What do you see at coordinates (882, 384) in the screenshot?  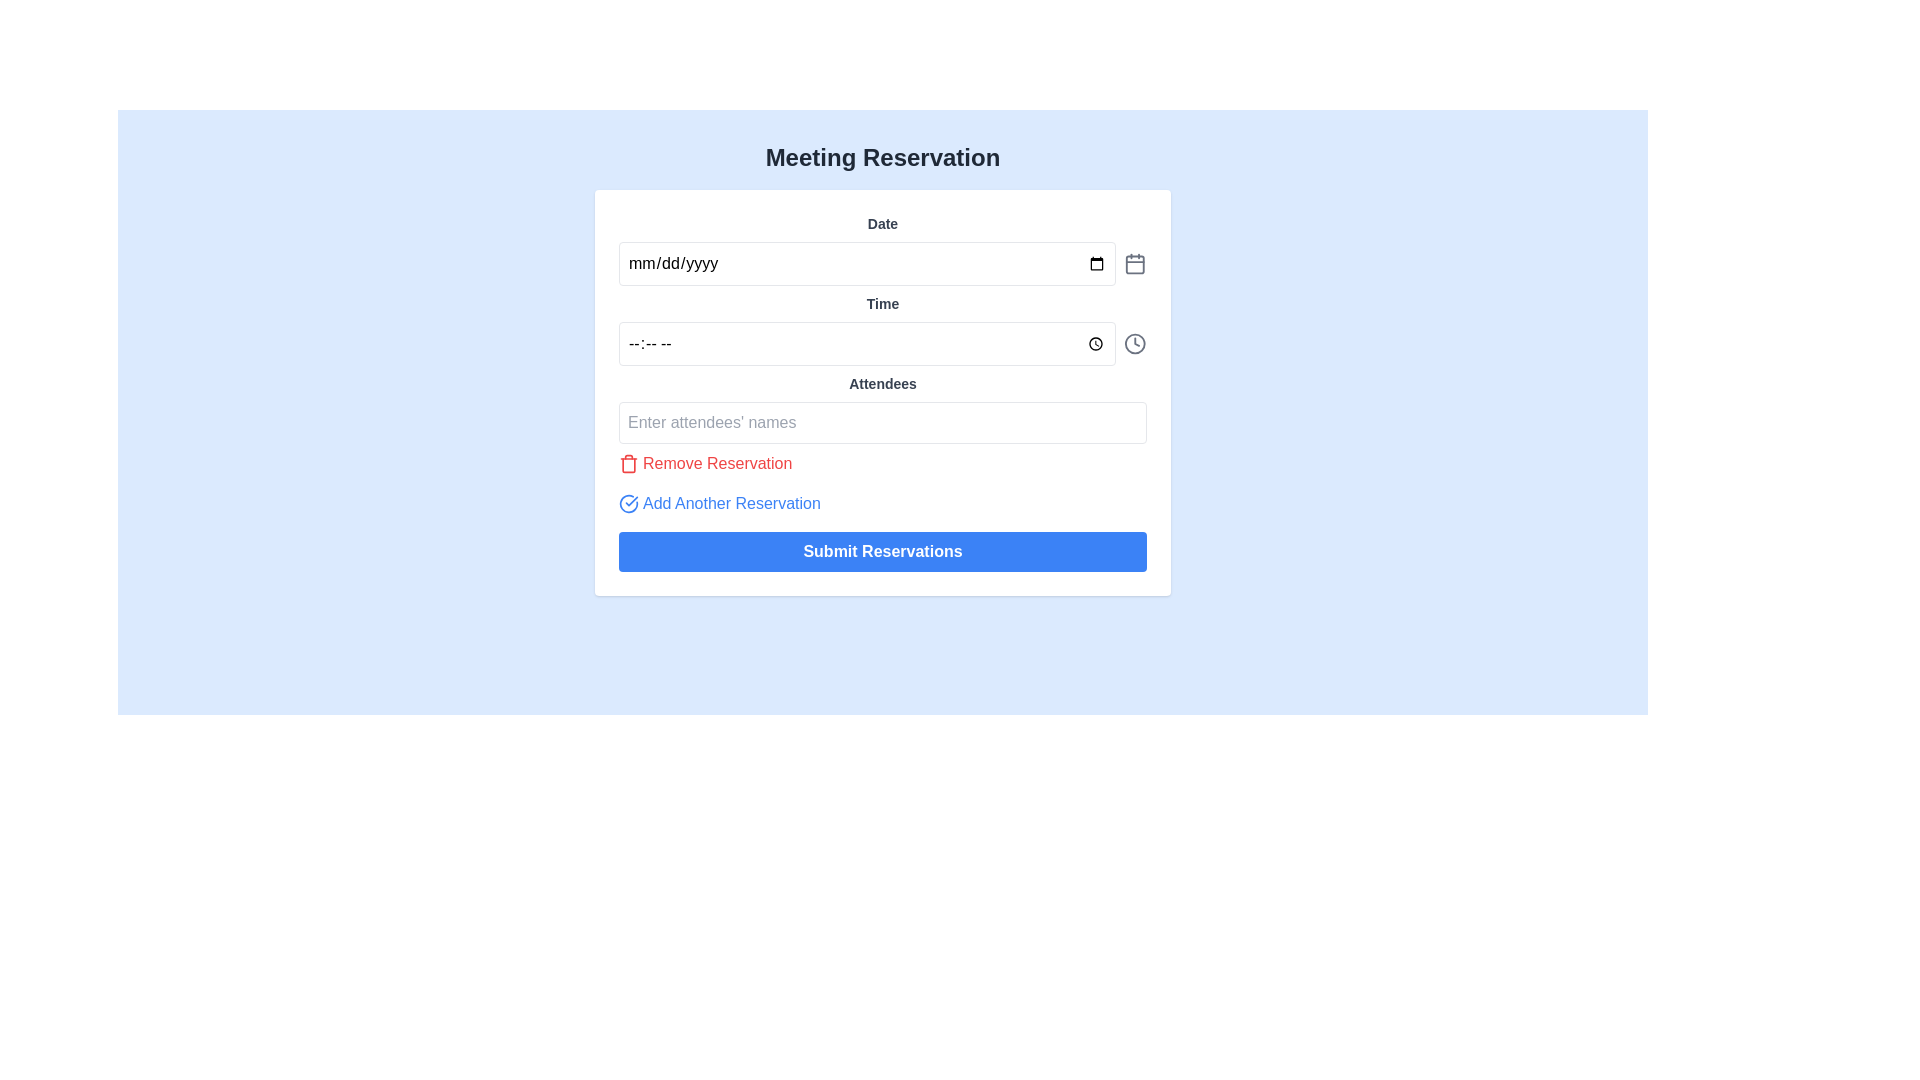 I see `the 'Attendees' label, which is styled with a smaller font size and bolded text, positioned below the 'Time' label and above the text input field for entering attendees' names` at bounding box center [882, 384].